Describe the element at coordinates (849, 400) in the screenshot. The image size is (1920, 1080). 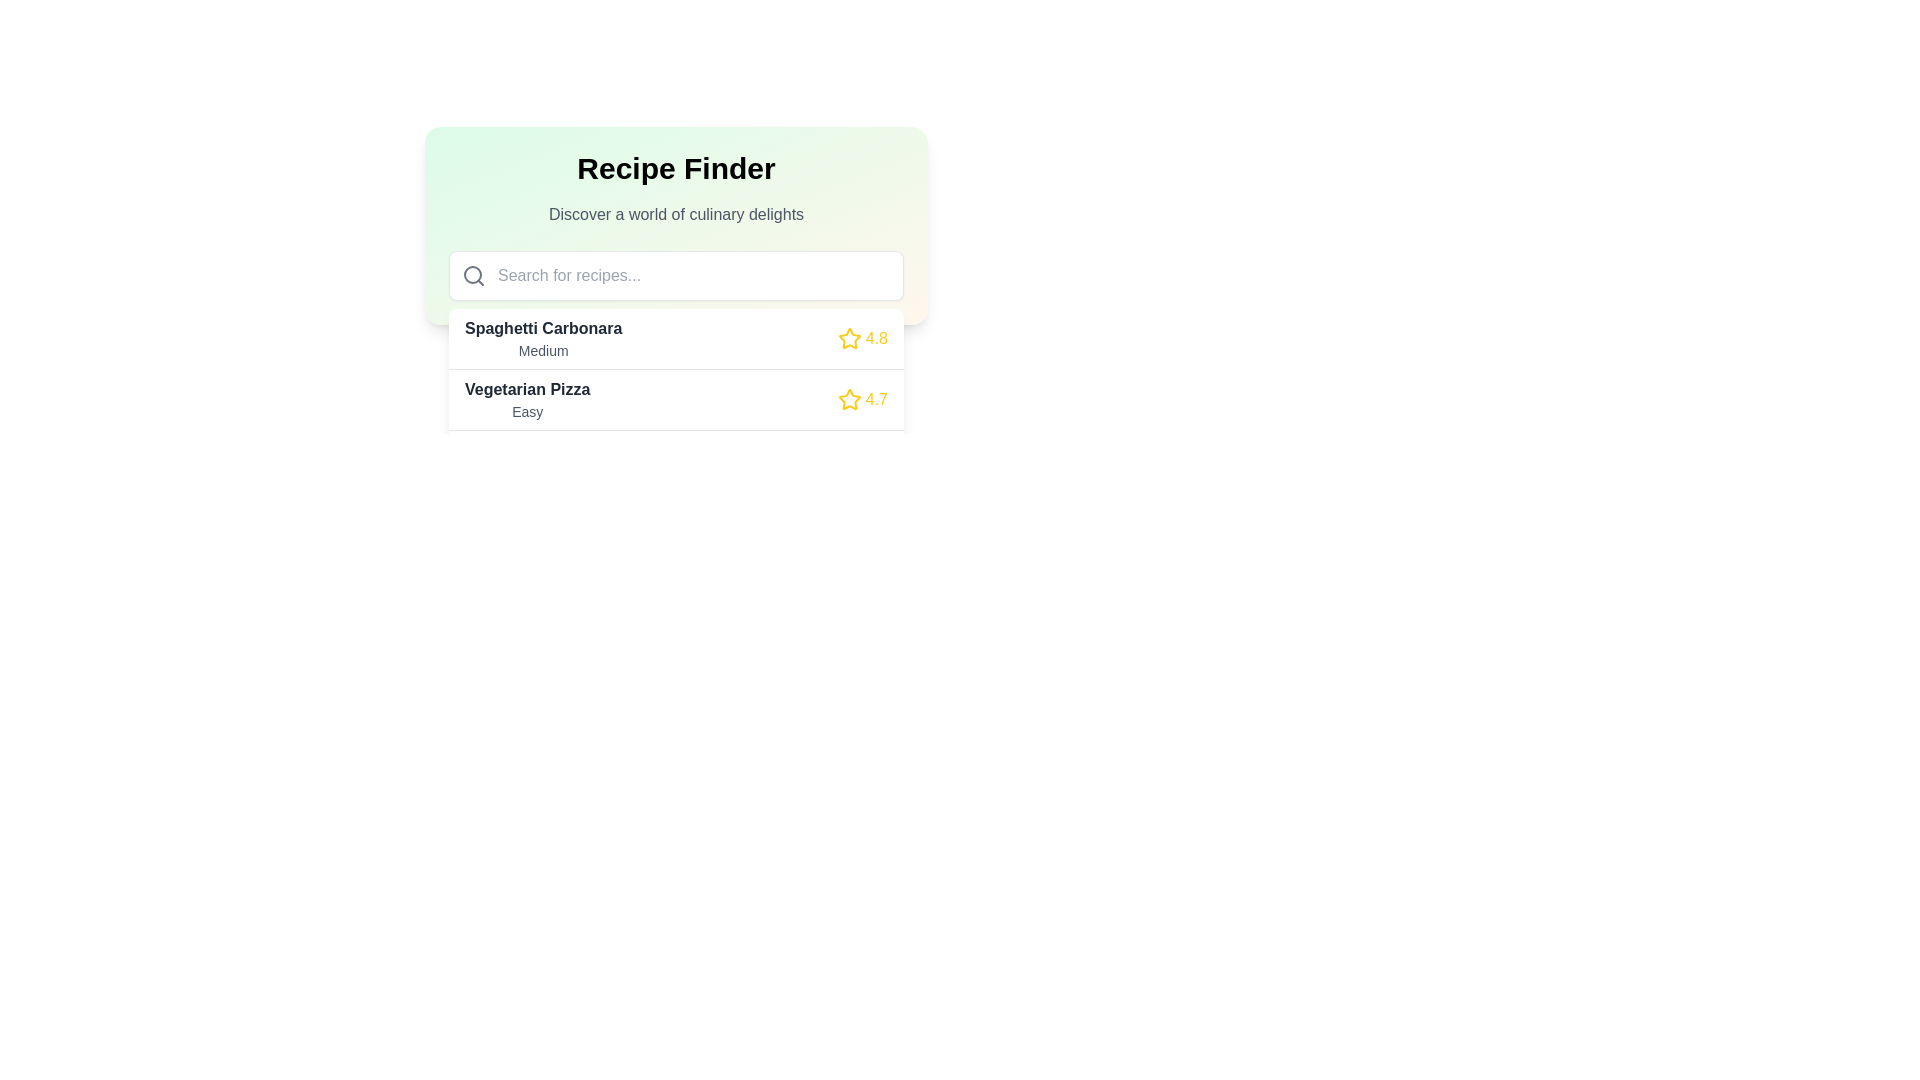
I see `the star icon with a yellow outline representing a rating or favorite functionality, which is part of a group displaying the rating score '4.7'` at that location.